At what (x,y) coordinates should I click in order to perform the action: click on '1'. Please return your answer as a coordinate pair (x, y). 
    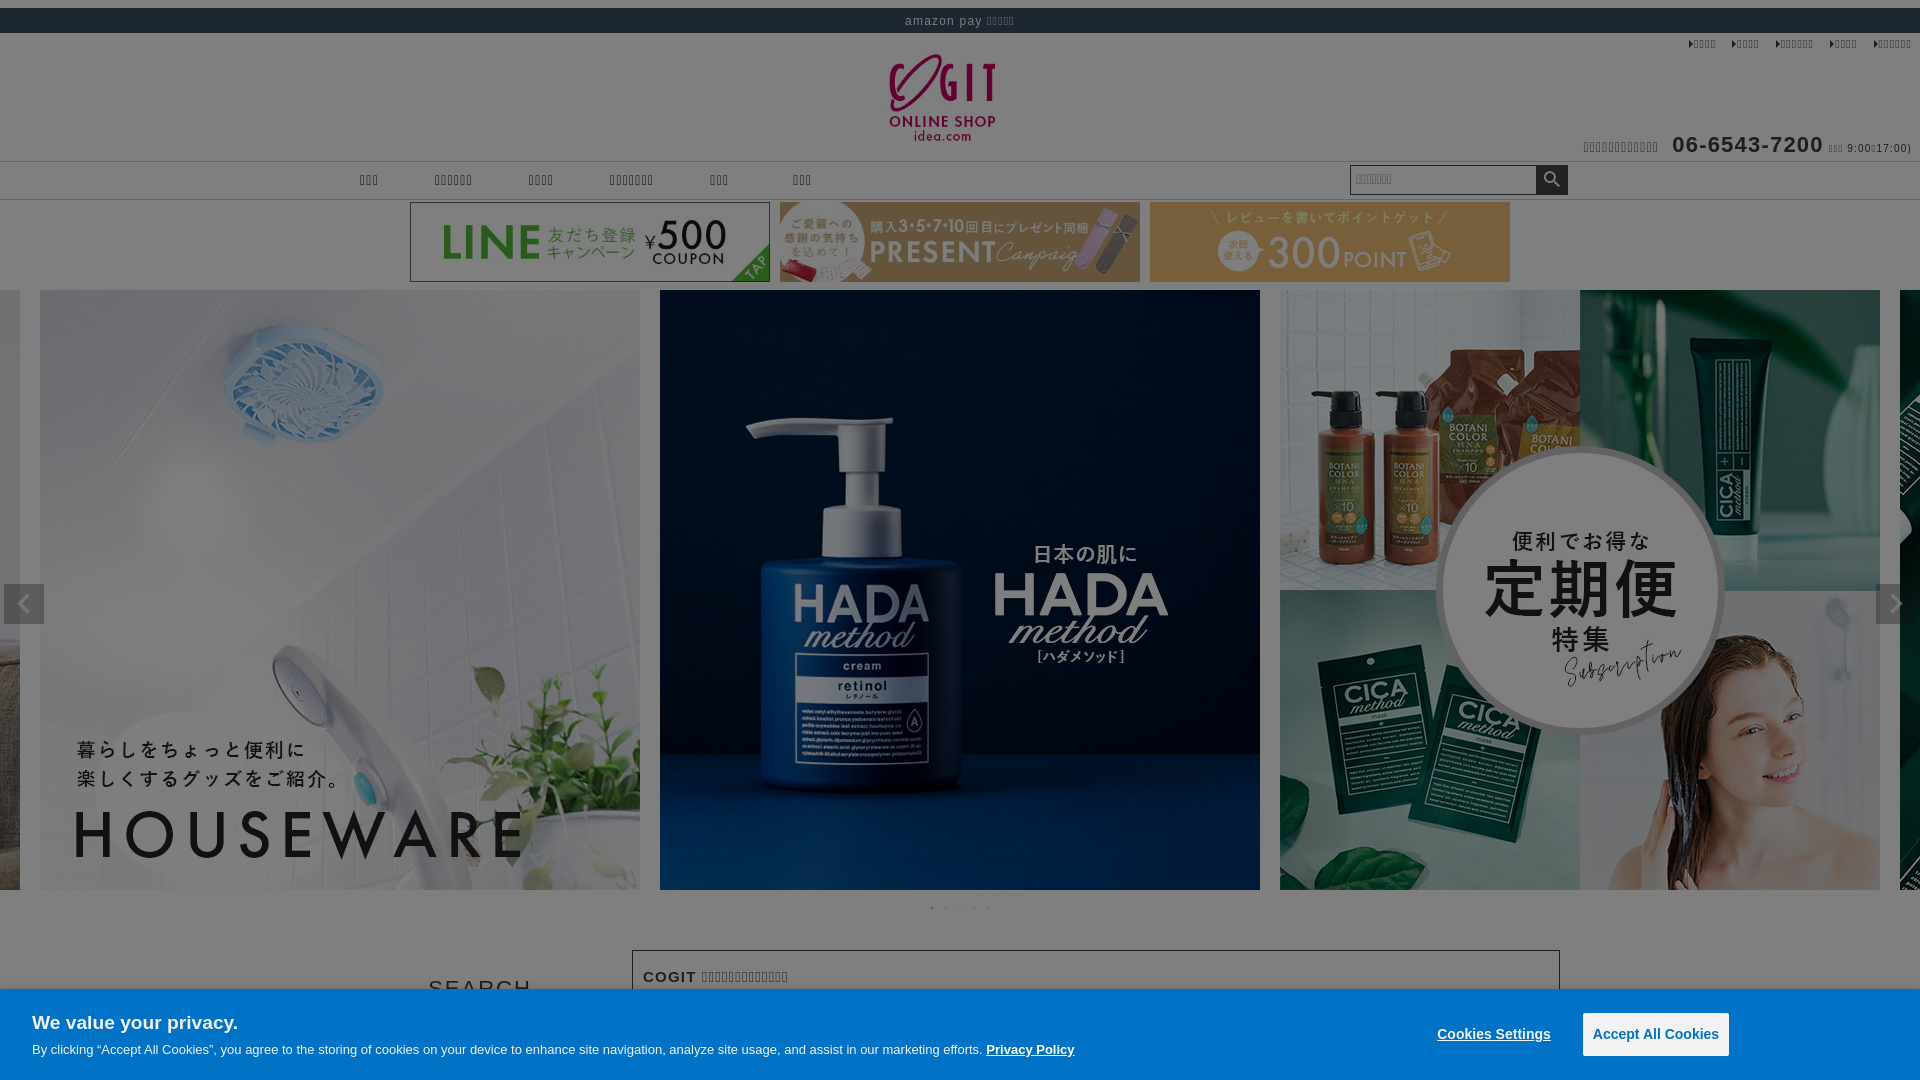
    Looking at the image, I should click on (926, 907).